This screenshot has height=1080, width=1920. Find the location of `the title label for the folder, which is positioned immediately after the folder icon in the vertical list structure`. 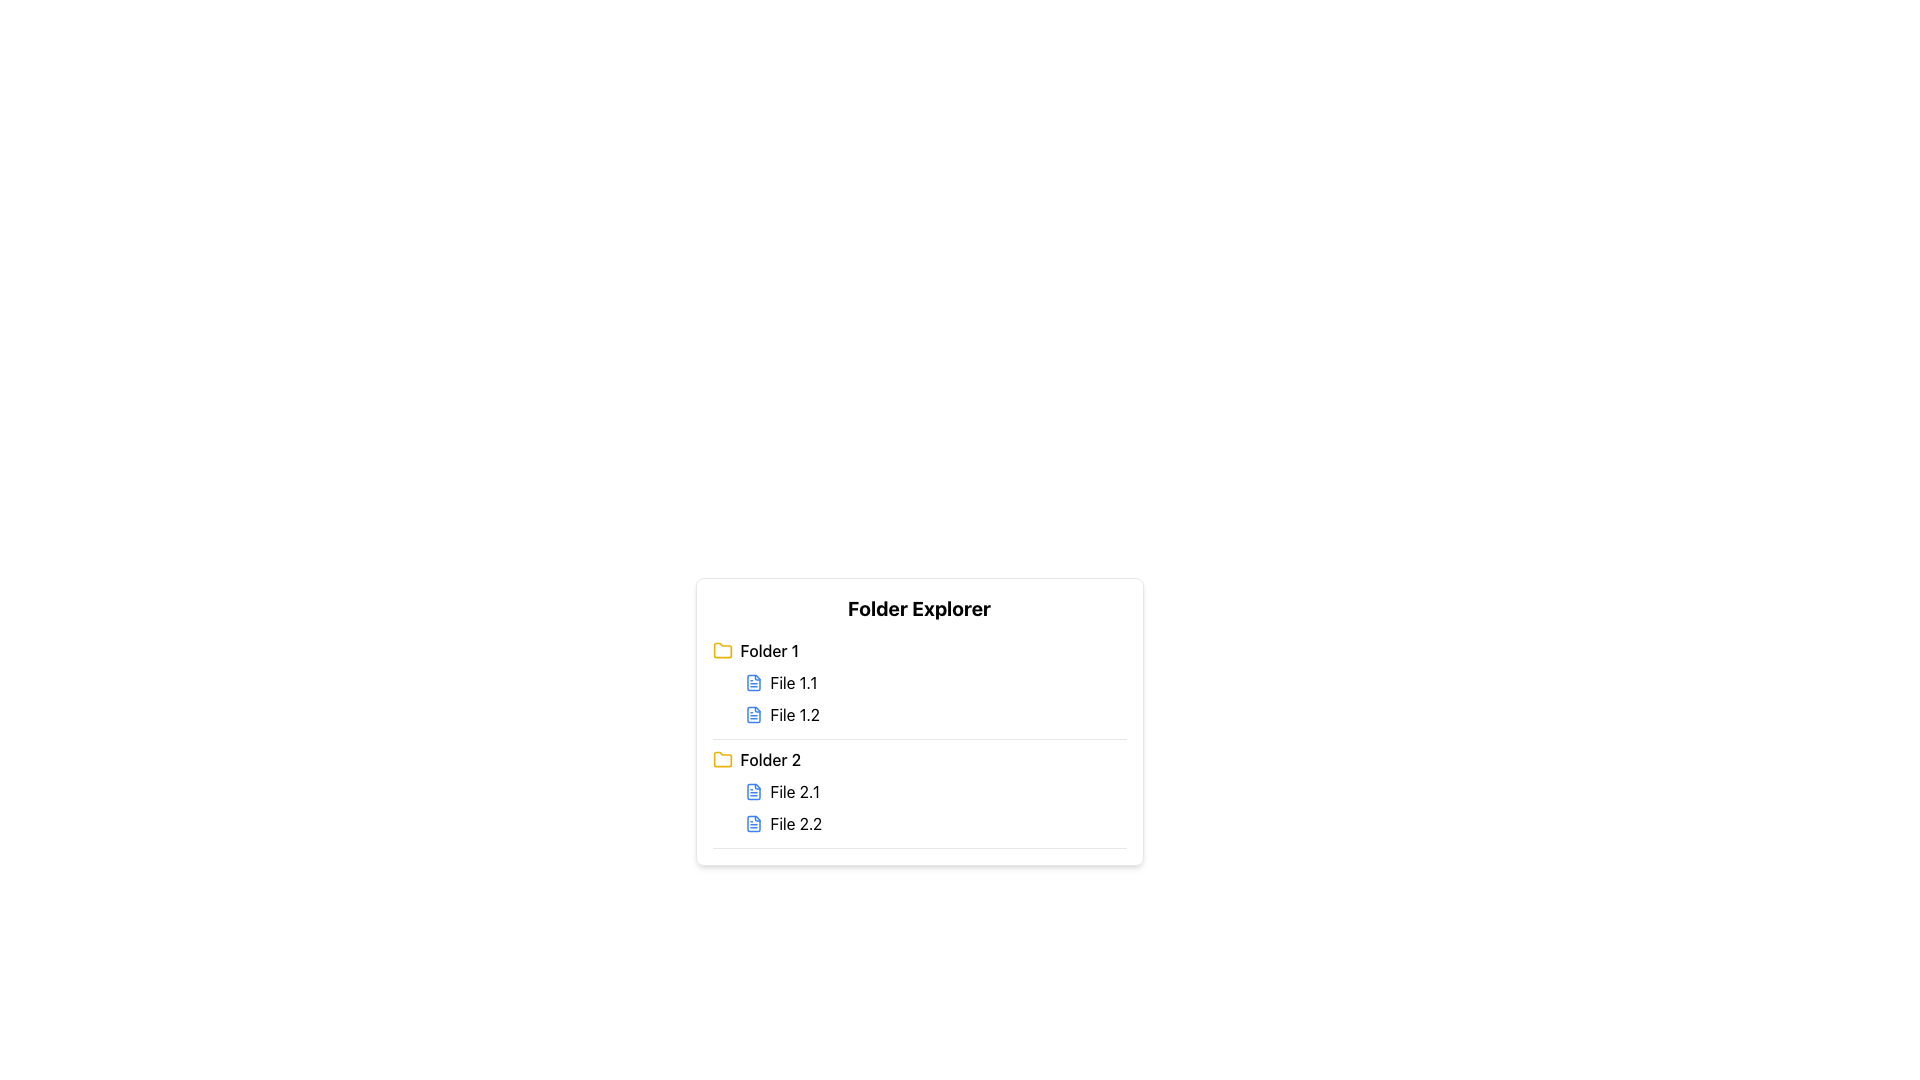

the title label for the folder, which is positioned immediately after the folder icon in the vertical list structure is located at coordinates (768, 651).